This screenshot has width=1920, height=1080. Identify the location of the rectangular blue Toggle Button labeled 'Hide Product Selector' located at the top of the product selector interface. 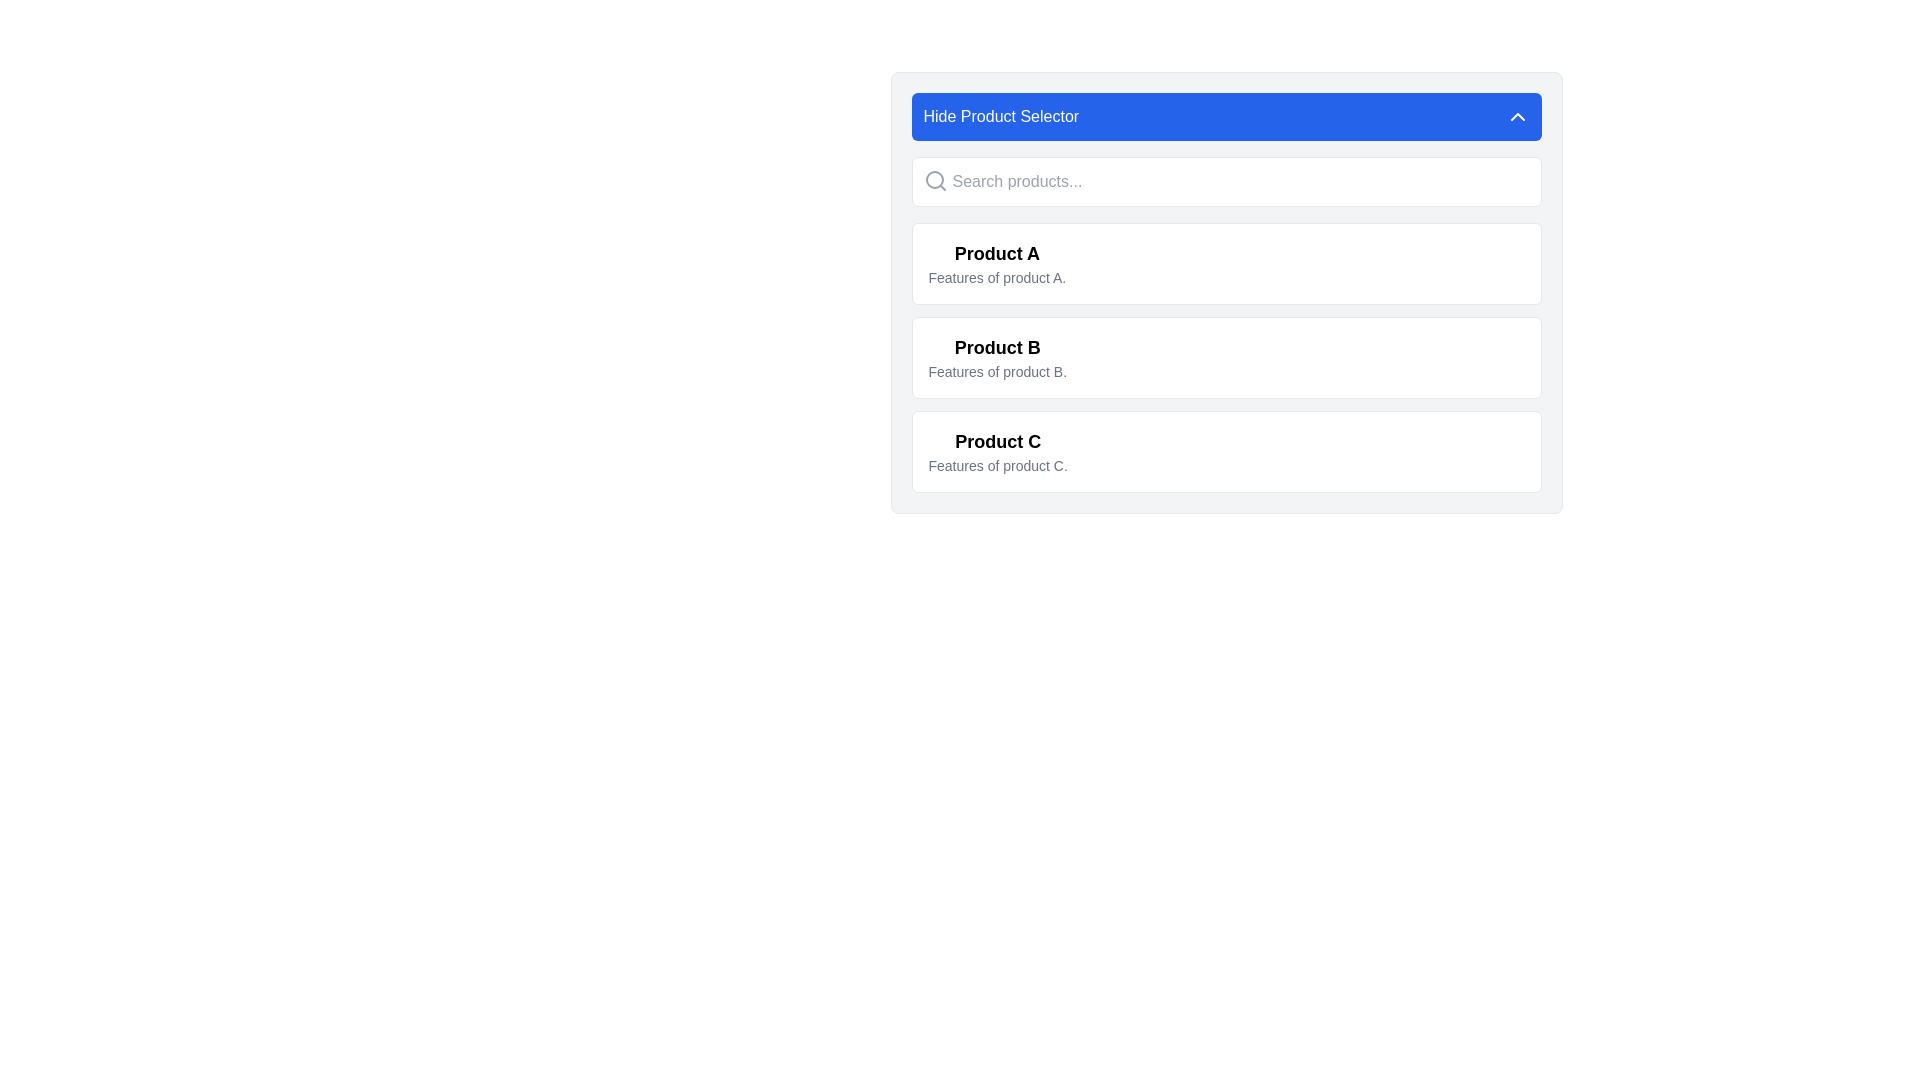
(1225, 116).